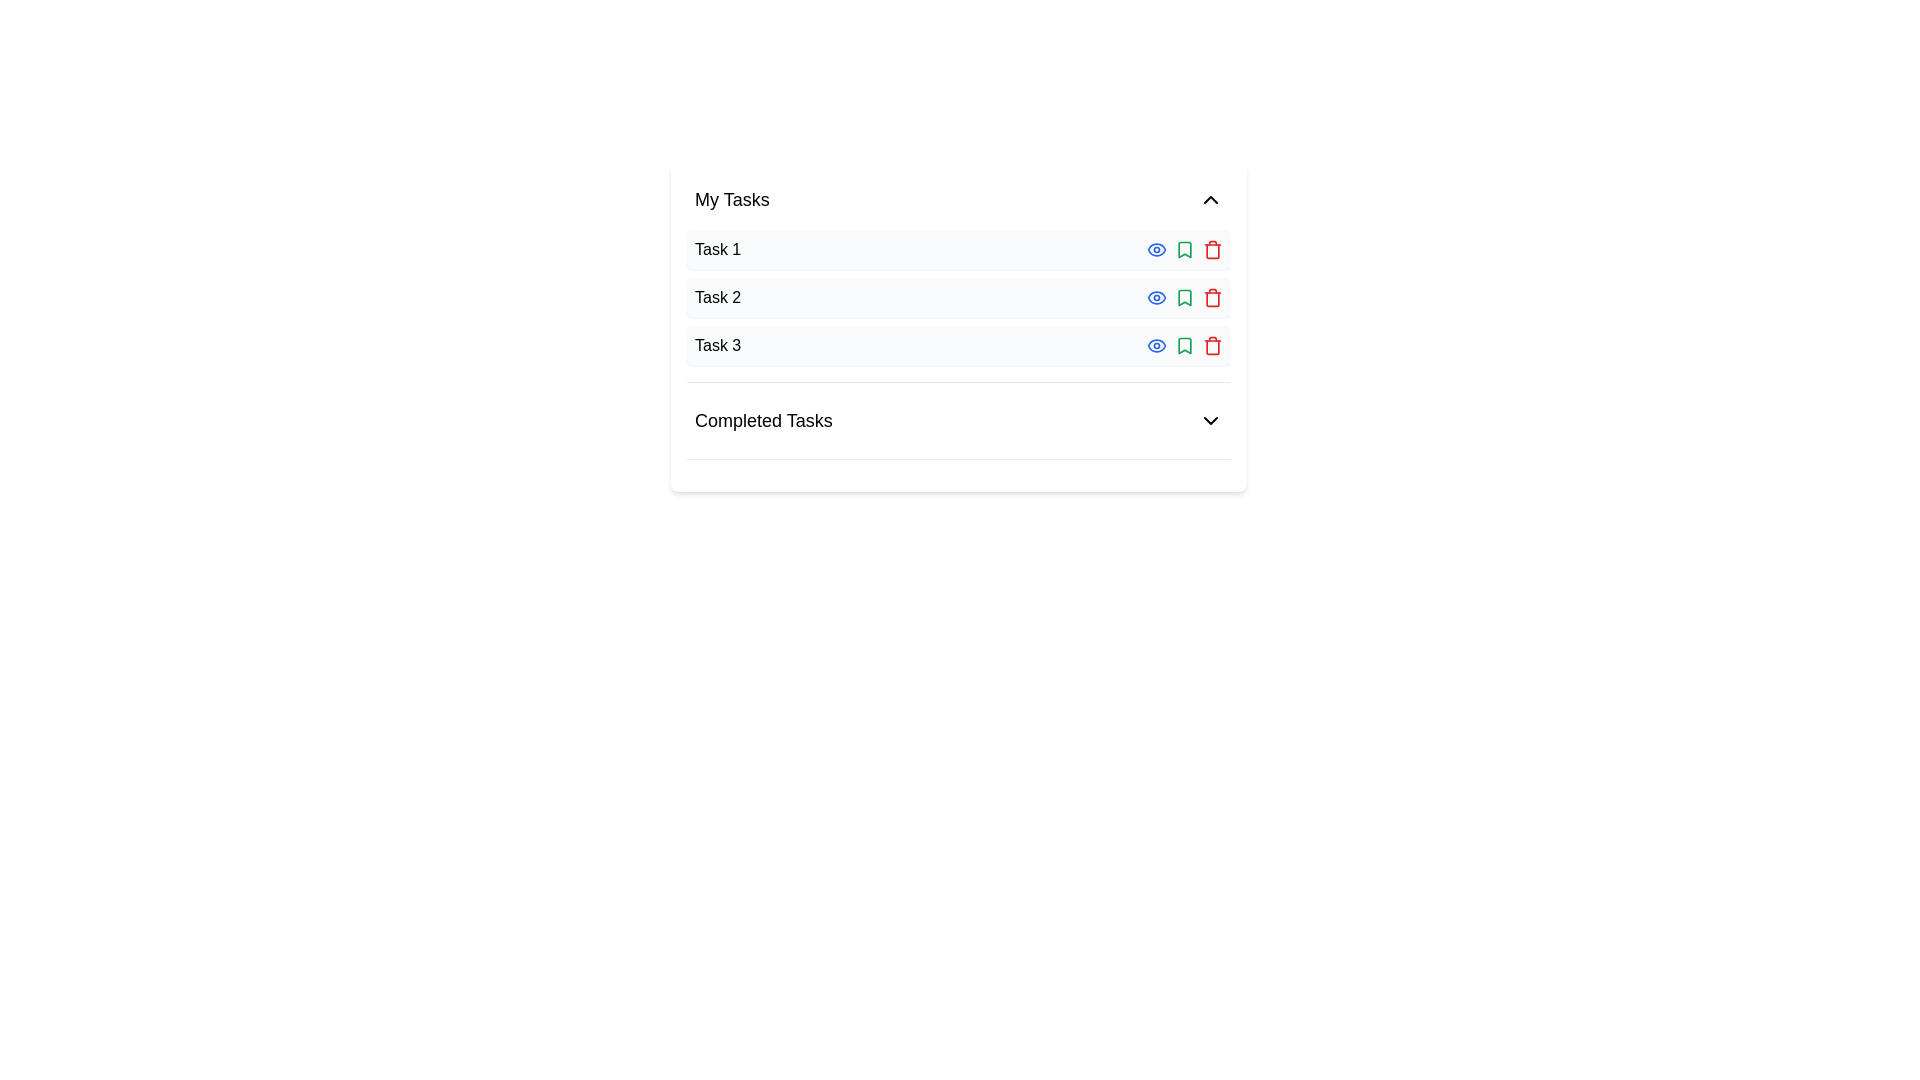 This screenshot has width=1920, height=1080. I want to click on the Text Label displaying 'Task 1', which is aligned to the left in the 'My Tasks' list and has a light gray background with rounded corners, so click(718, 249).